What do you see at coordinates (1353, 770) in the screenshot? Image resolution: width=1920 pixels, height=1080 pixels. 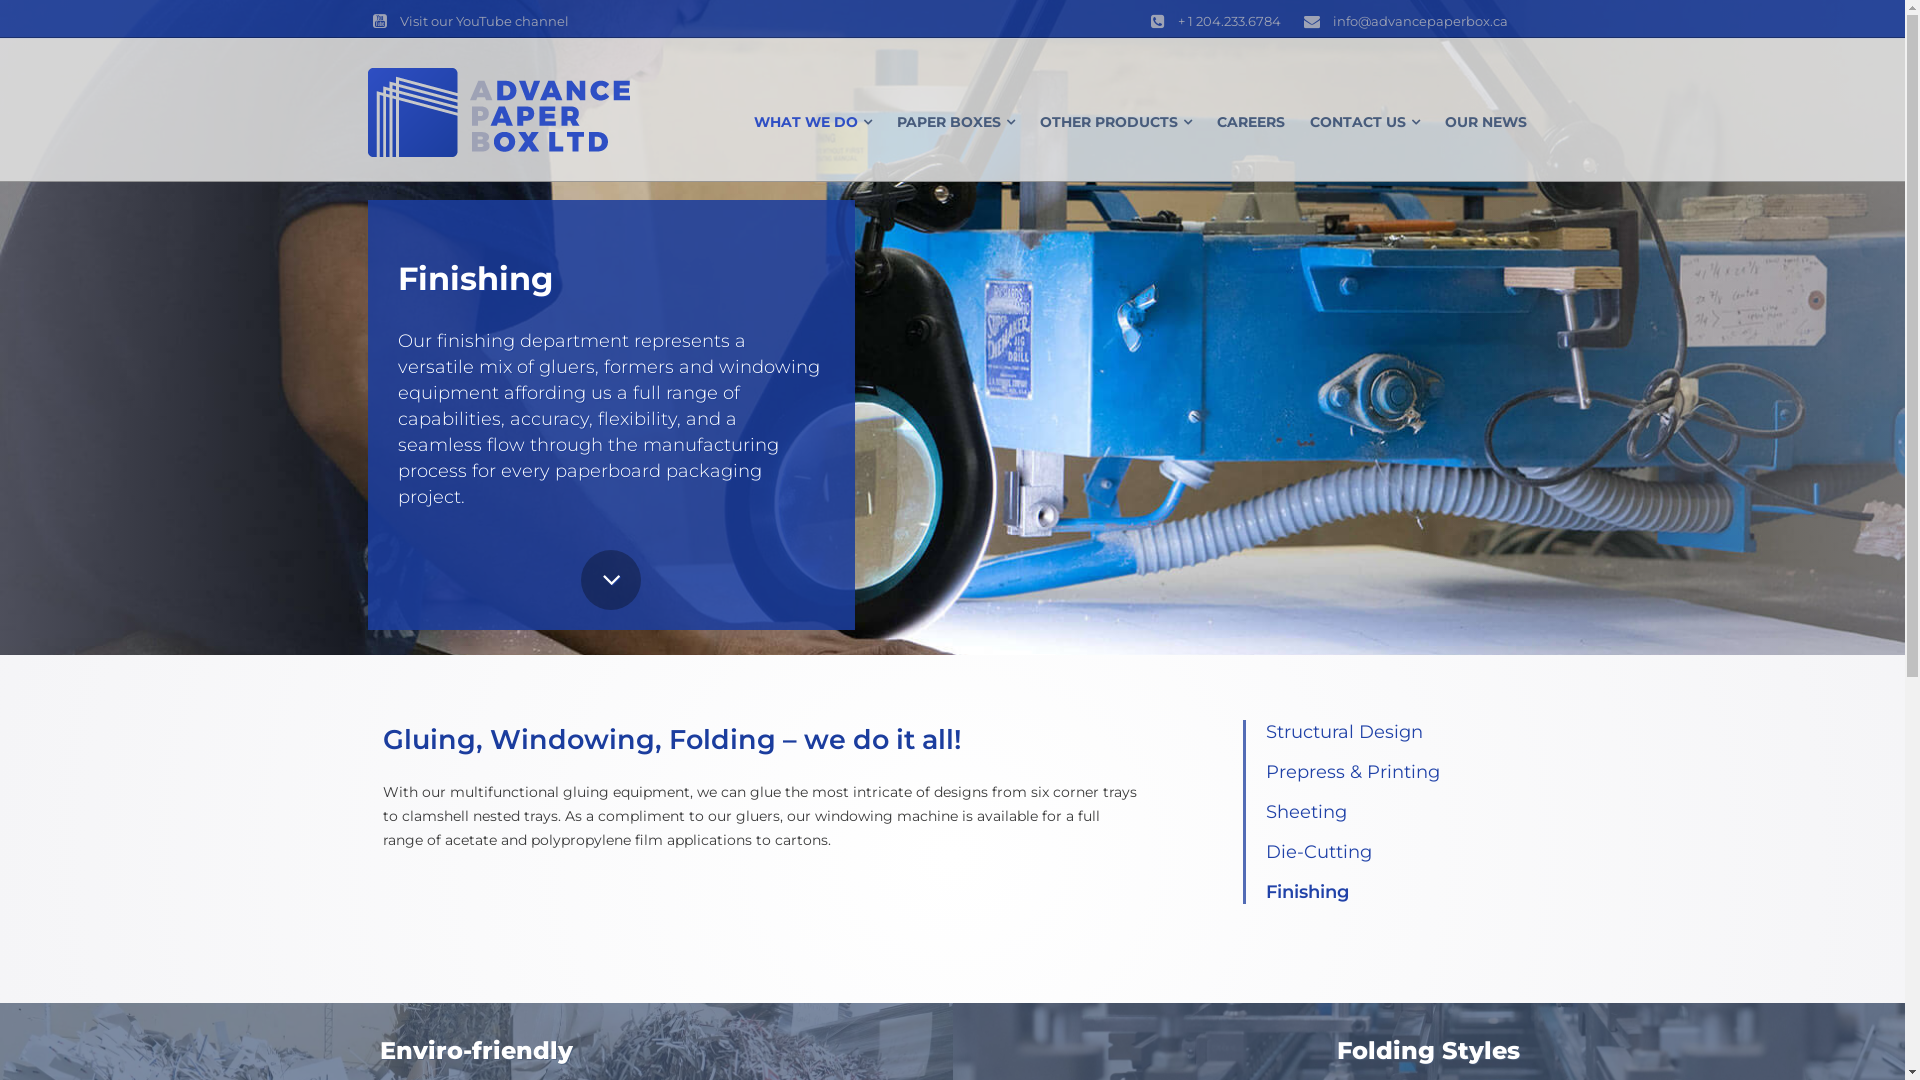 I see `'Prepress & Printing'` at bounding box center [1353, 770].